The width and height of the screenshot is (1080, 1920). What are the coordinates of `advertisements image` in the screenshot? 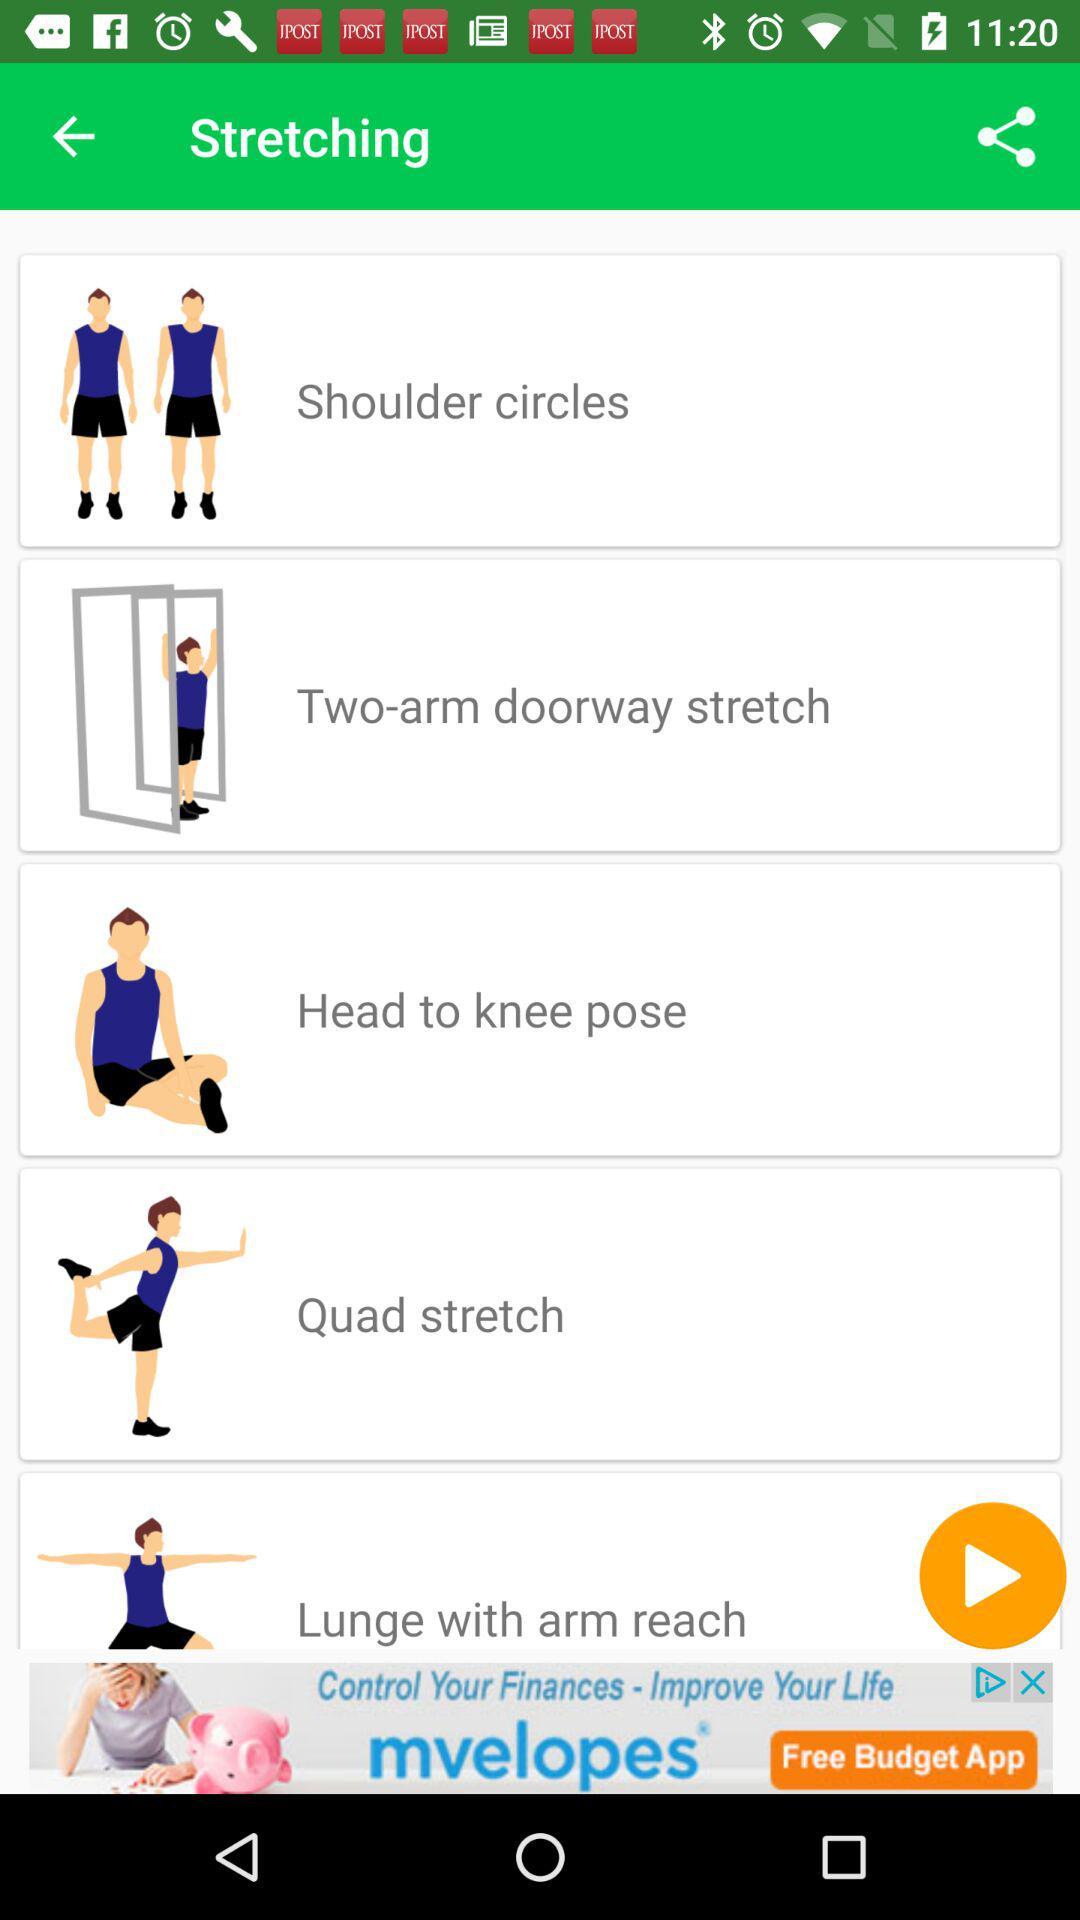 It's located at (540, 1727).